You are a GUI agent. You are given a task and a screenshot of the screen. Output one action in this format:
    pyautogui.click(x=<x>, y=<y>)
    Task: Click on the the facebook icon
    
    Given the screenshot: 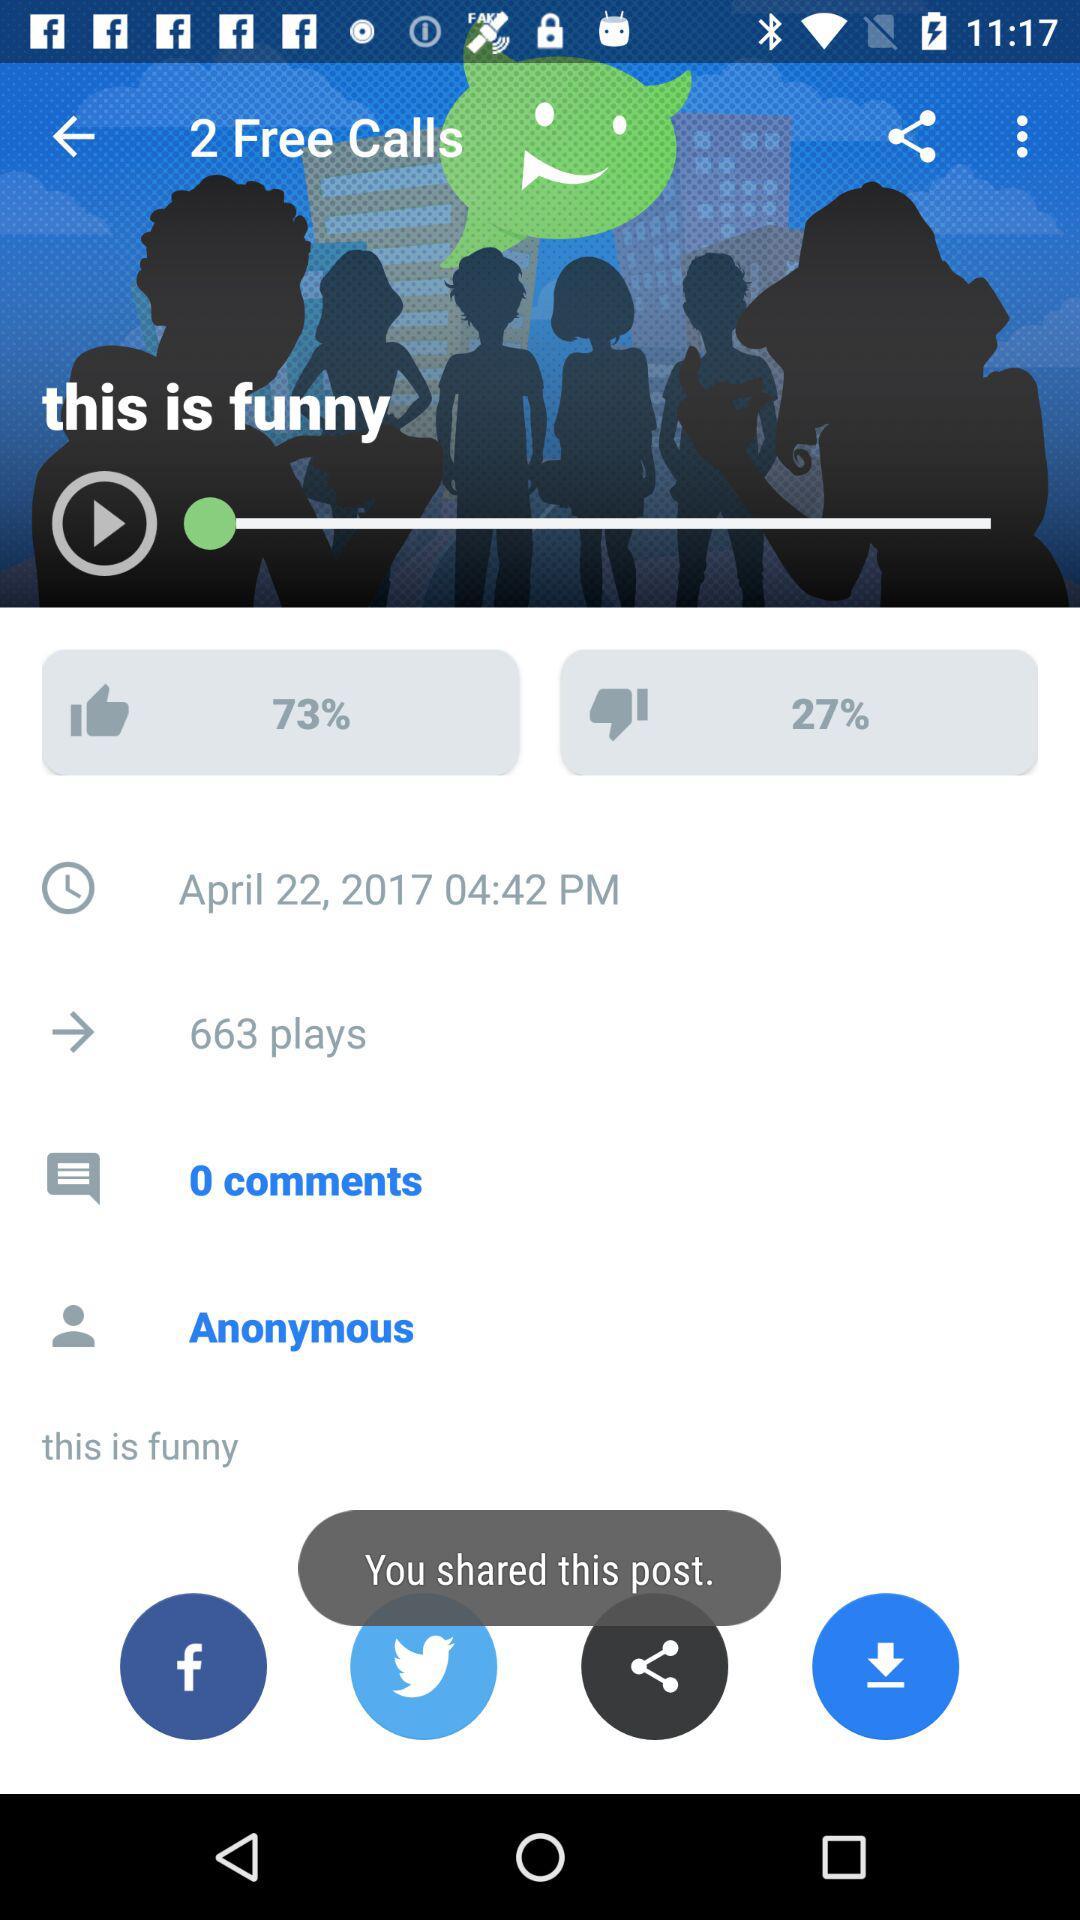 What is the action you would take?
    pyautogui.click(x=193, y=1666)
    